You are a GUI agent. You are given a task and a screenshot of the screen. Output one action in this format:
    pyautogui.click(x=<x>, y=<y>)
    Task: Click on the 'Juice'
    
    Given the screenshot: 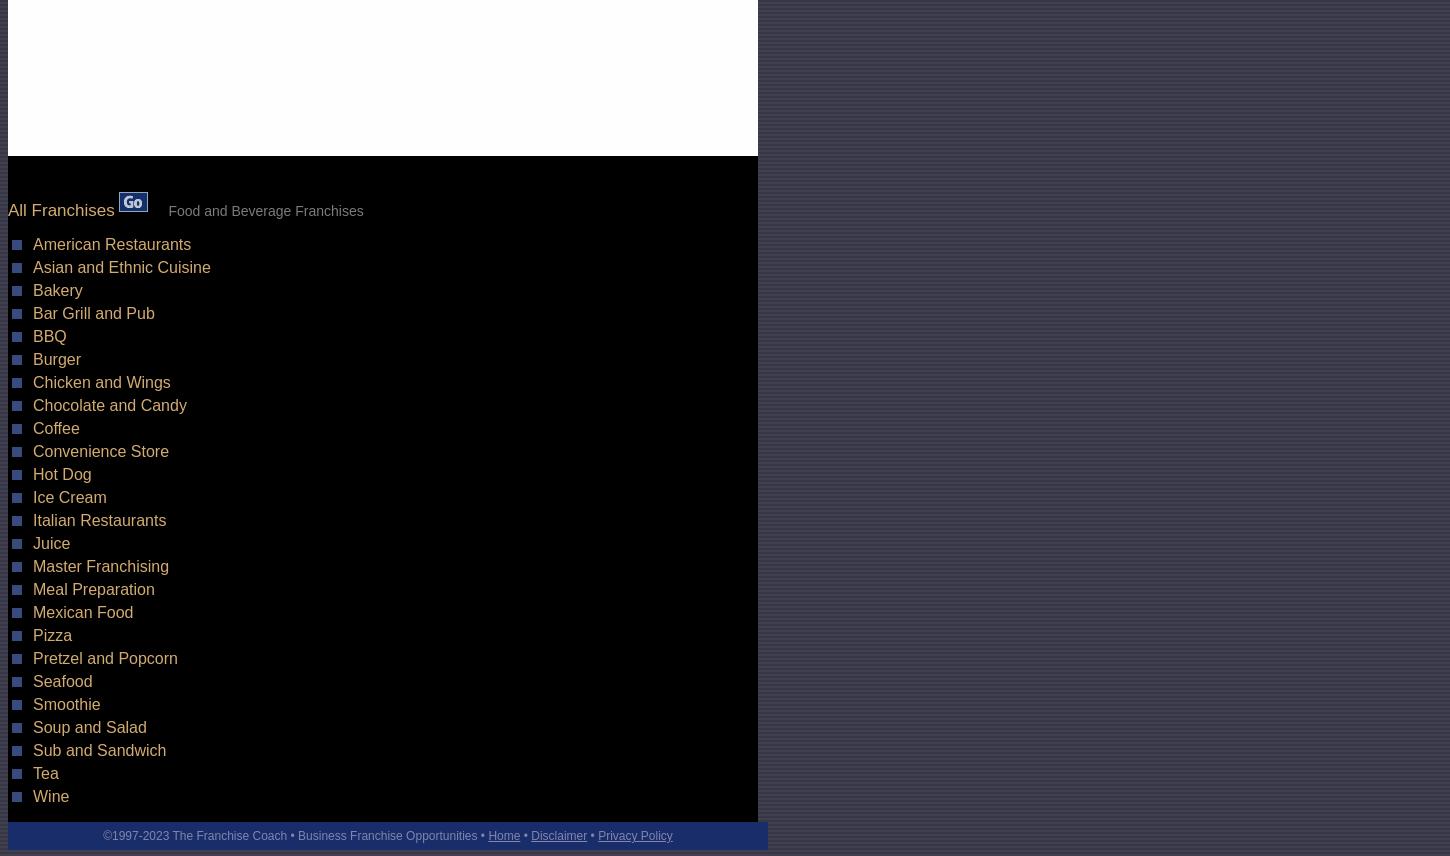 What is the action you would take?
    pyautogui.click(x=33, y=542)
    